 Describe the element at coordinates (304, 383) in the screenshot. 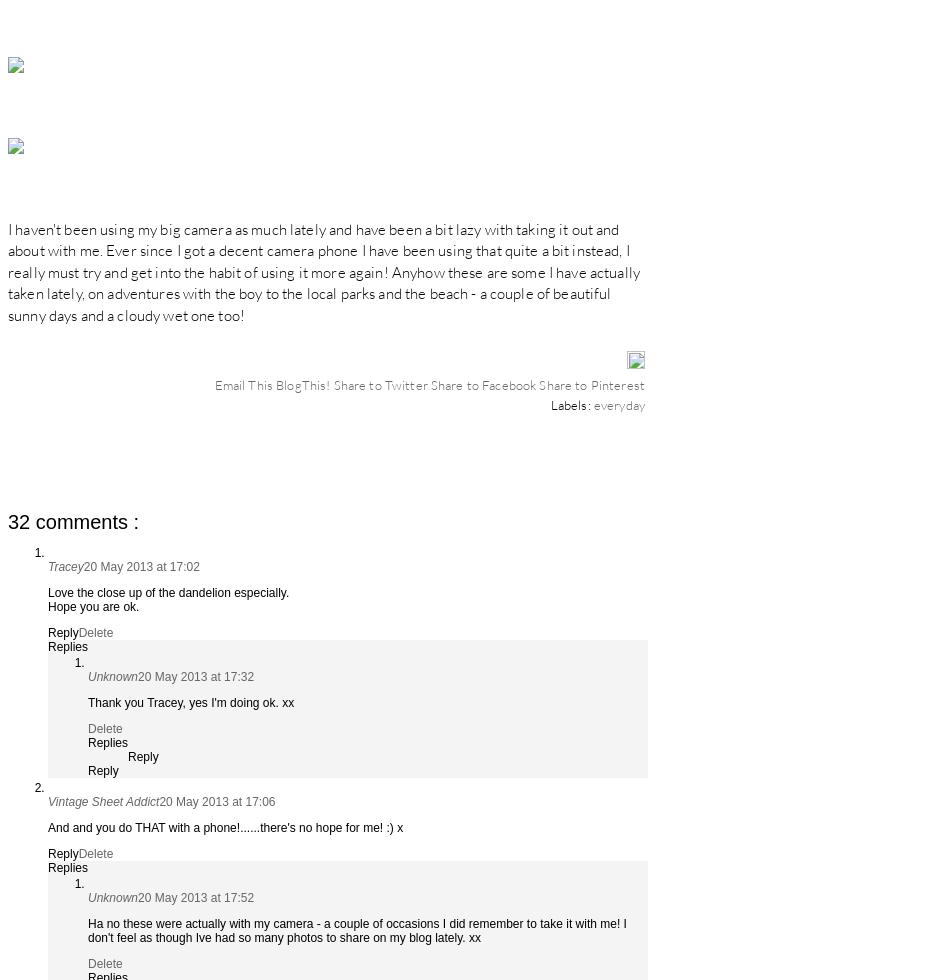

I see `'BlogThis!'` at that location.